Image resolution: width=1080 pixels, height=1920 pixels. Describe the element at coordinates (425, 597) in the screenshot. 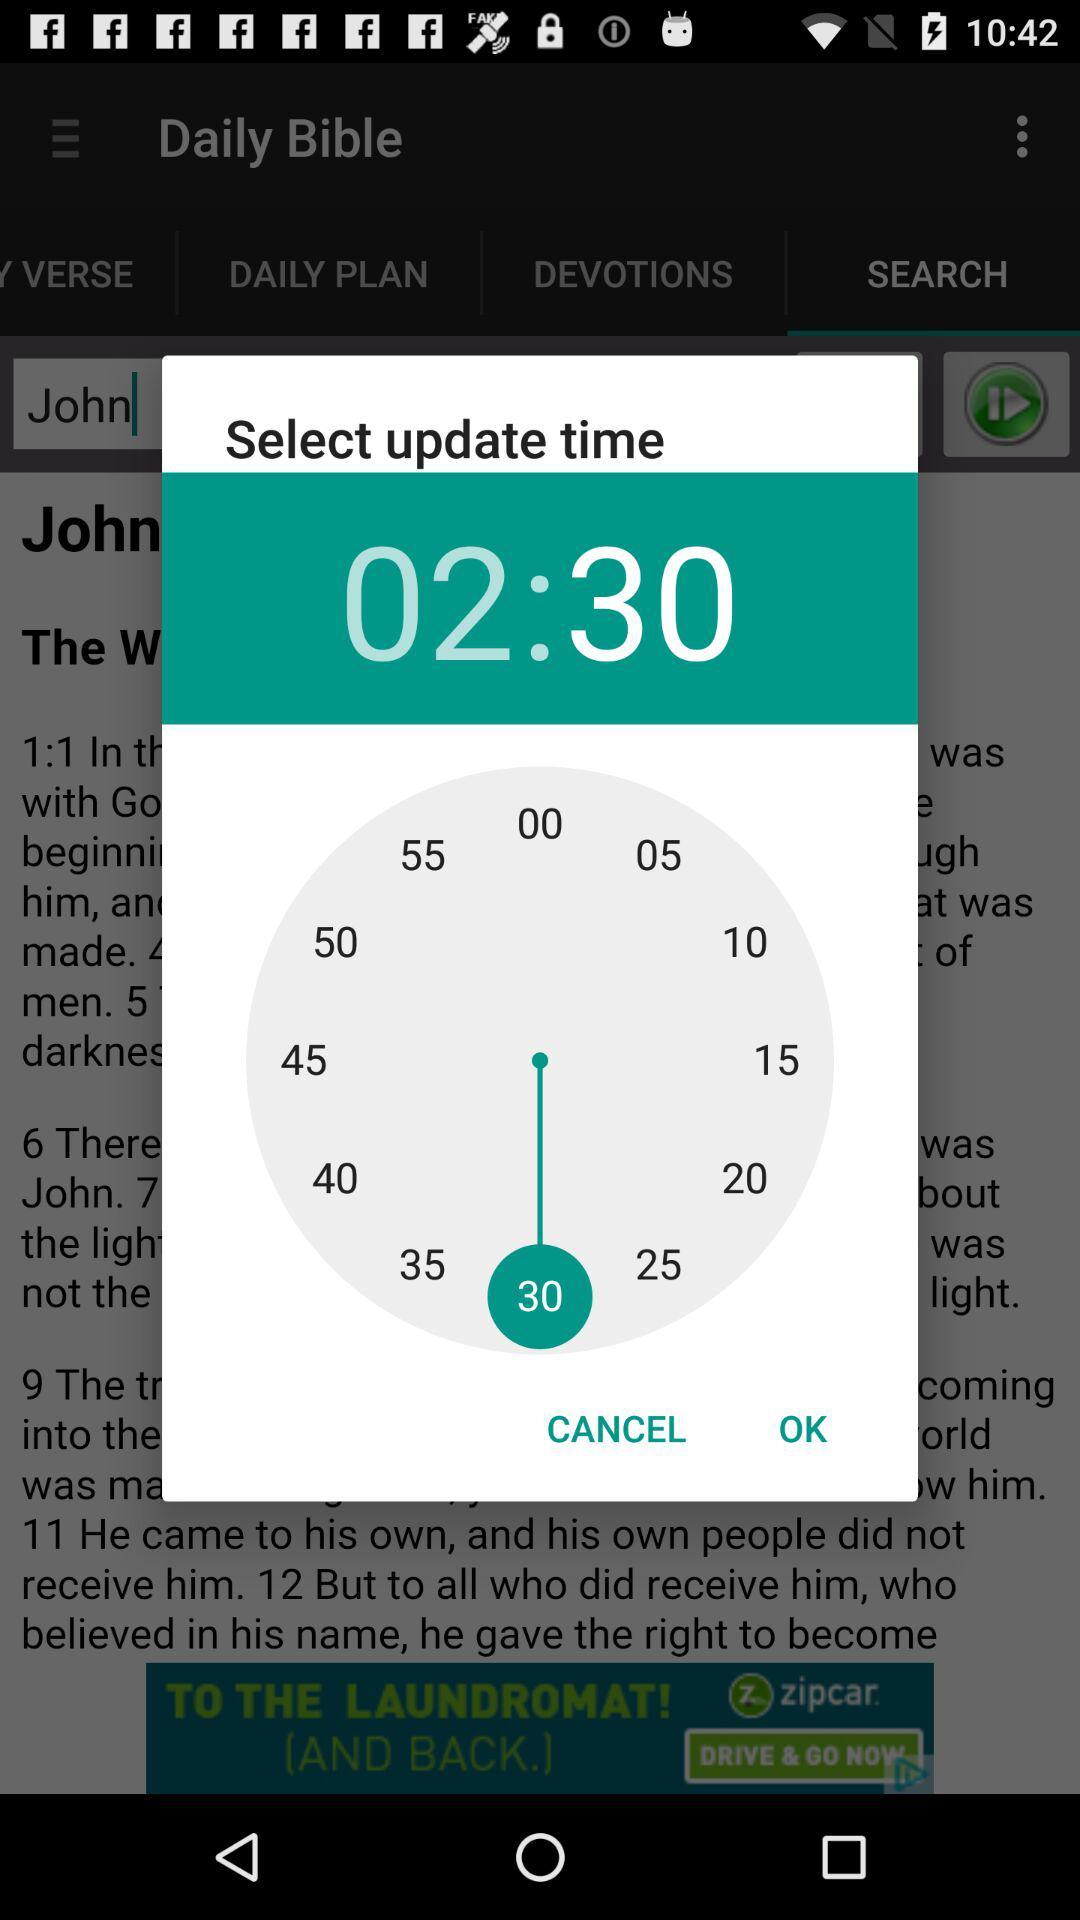

I see `the 02 icon` at that location.